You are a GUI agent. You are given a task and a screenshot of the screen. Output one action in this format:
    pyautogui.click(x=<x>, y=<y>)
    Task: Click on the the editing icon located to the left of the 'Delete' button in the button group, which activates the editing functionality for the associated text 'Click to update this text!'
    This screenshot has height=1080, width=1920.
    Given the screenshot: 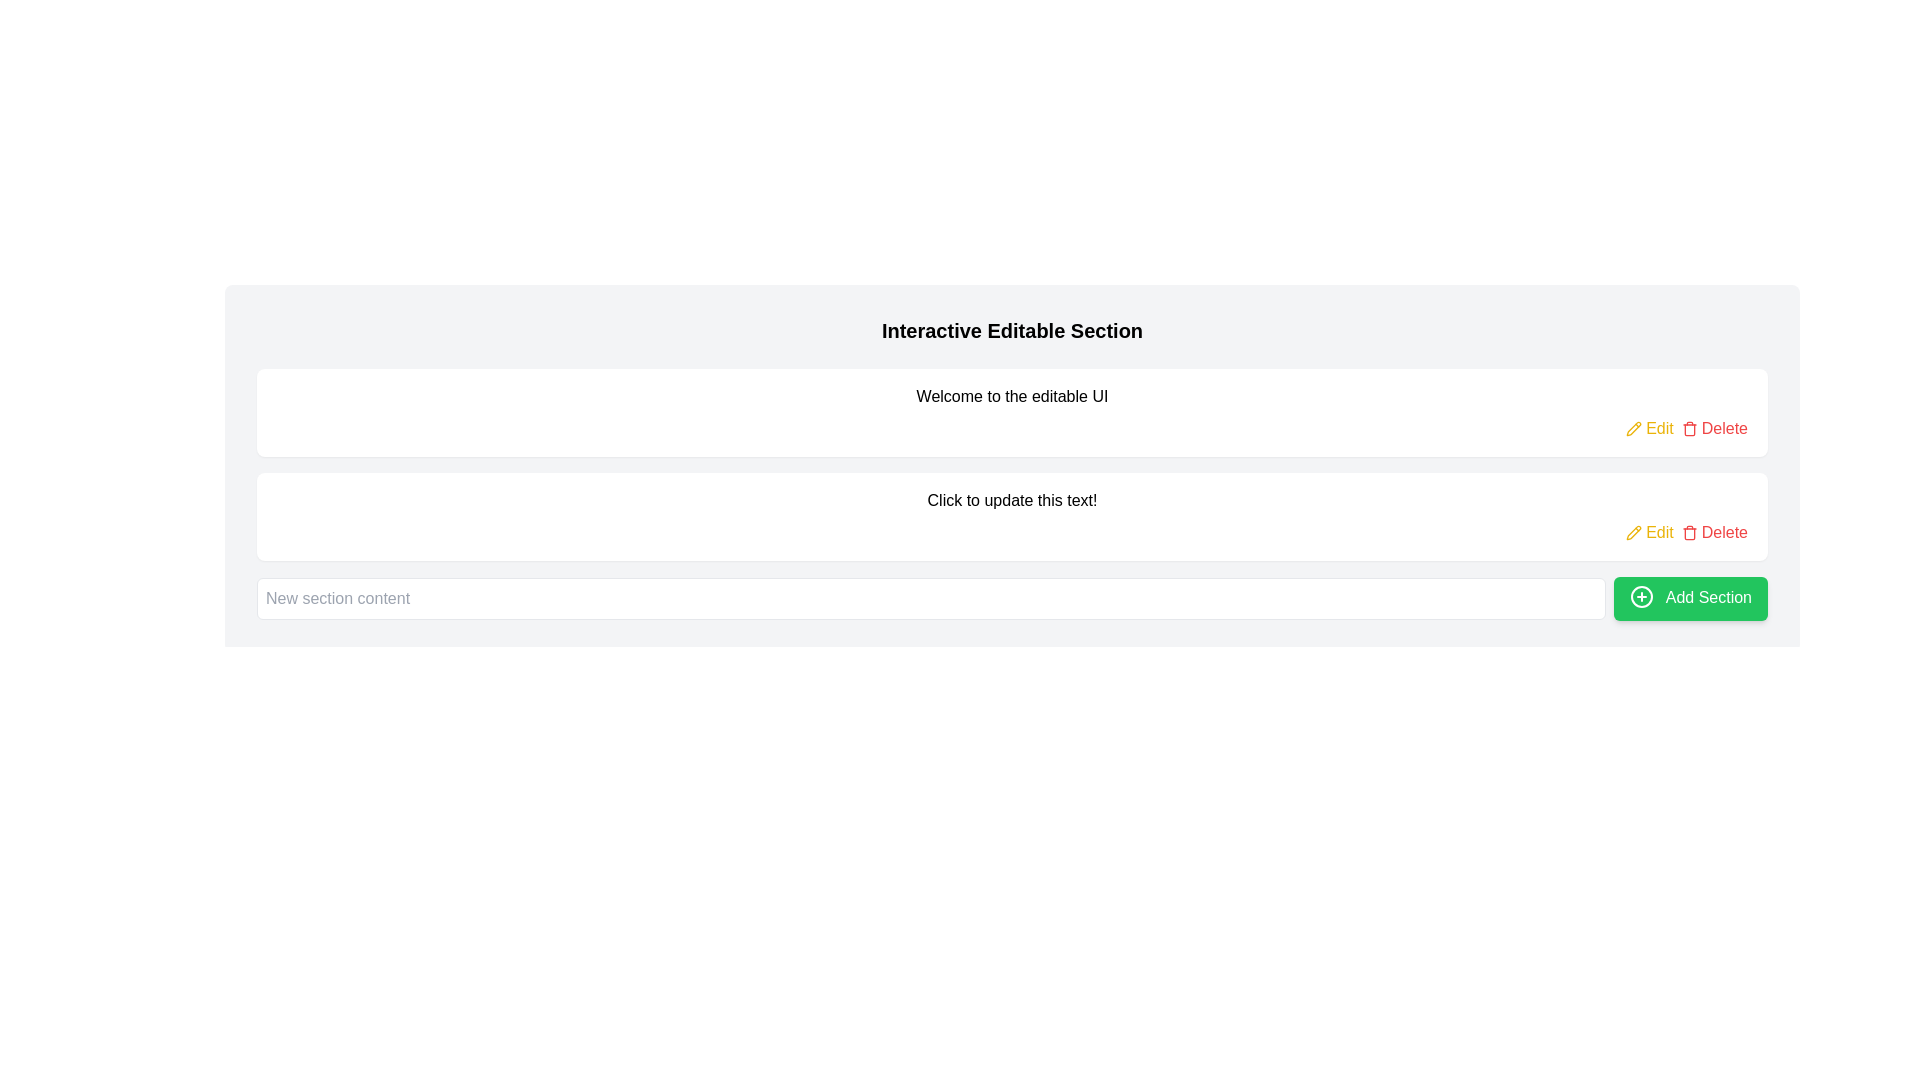 What is the action you would take?
    pyautogui.click(x=1633, y=427)
    